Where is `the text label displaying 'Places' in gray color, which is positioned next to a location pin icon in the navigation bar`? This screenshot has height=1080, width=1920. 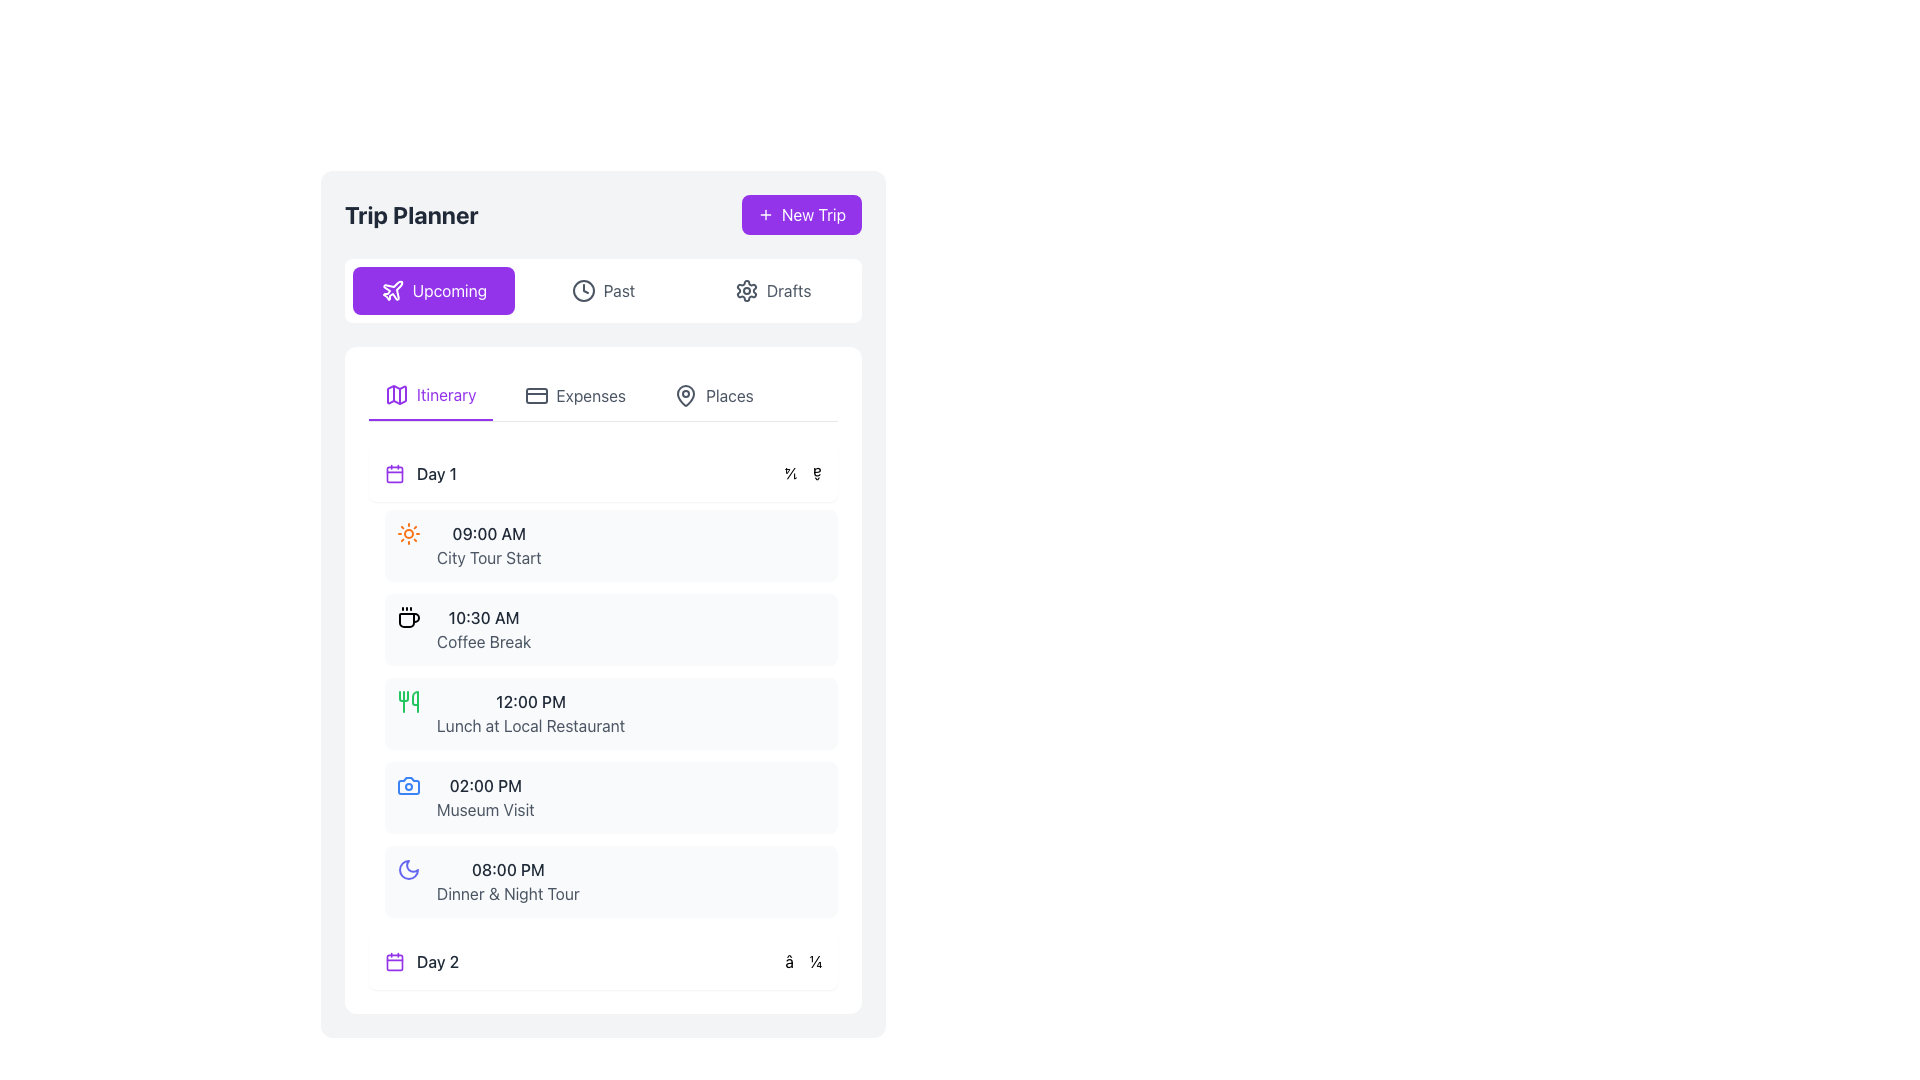 the text label displaying 'Places' in gray color, which is positioned next to a location pin icon in the navigation bar is located at coordinates (728, 396).